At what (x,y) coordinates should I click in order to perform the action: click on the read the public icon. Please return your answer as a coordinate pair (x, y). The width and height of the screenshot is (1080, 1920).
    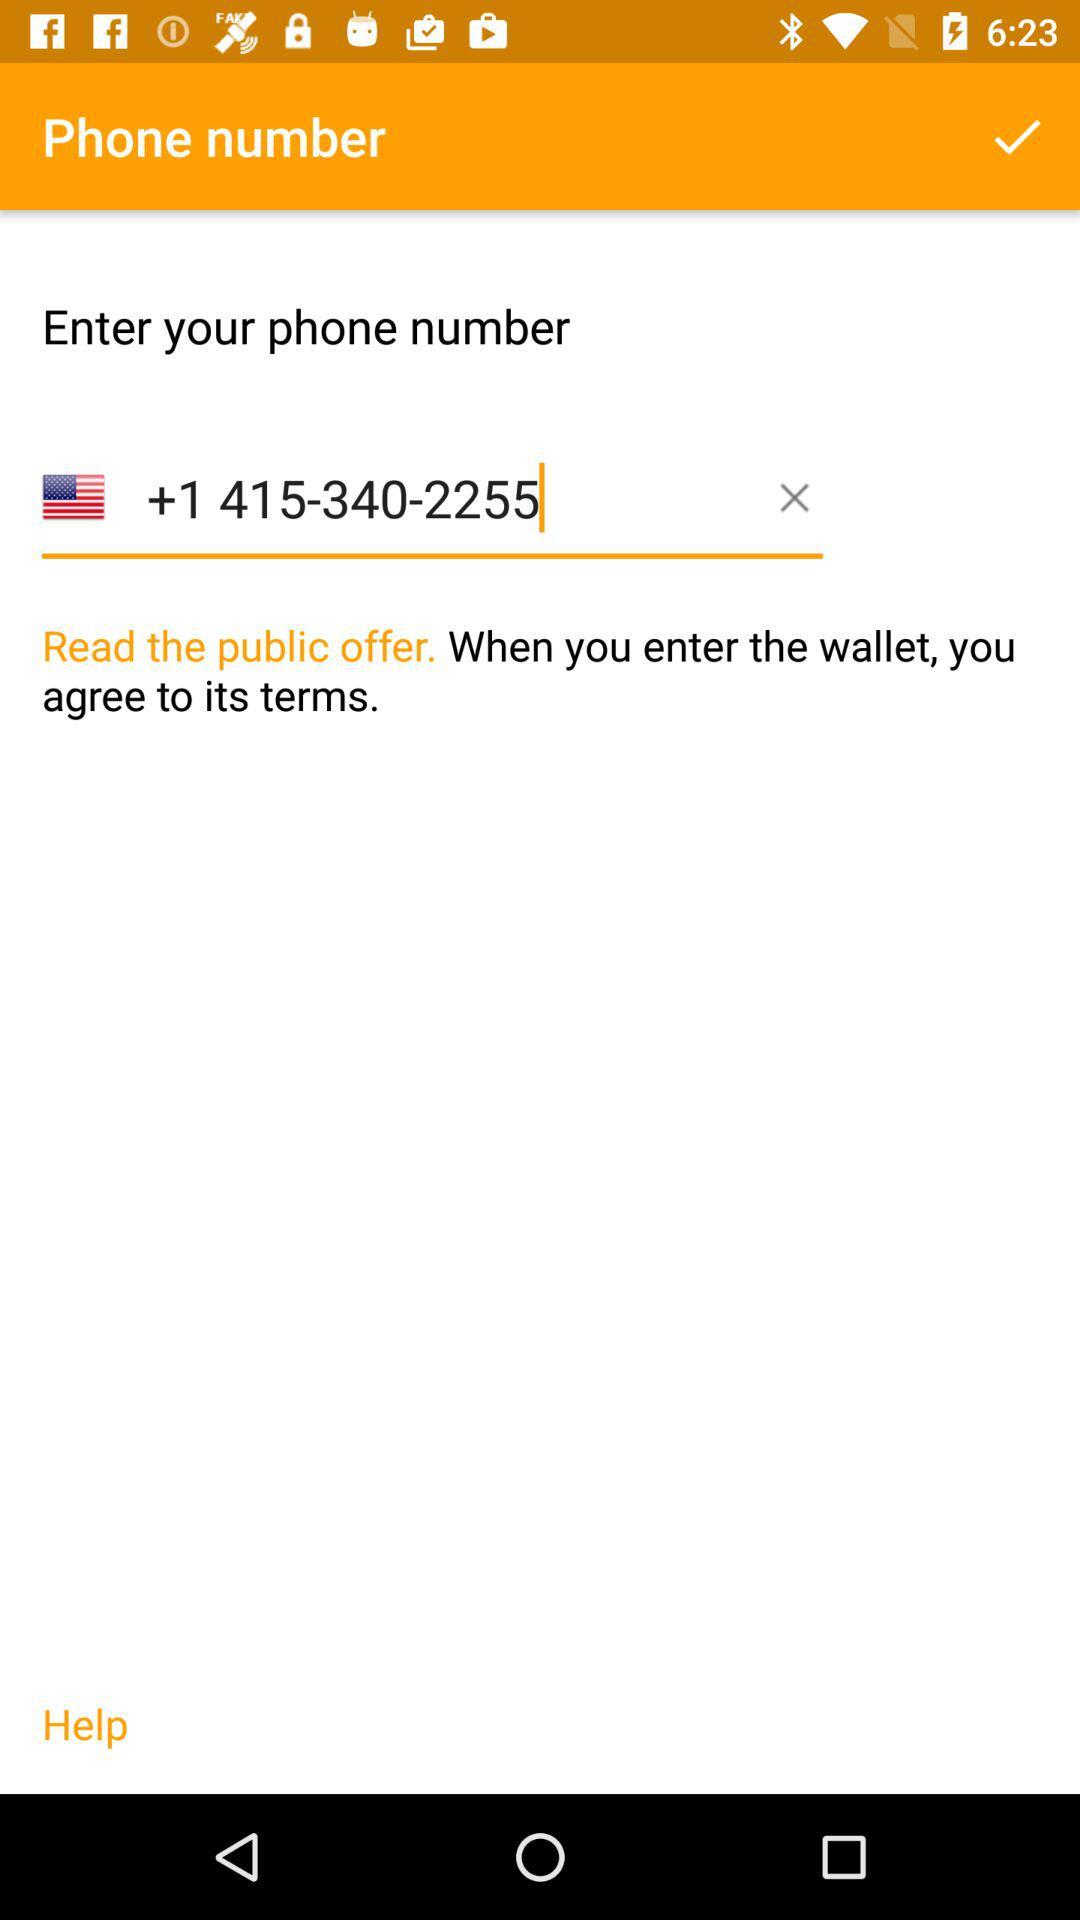
    Looking at the image, I should click on (540, 711).